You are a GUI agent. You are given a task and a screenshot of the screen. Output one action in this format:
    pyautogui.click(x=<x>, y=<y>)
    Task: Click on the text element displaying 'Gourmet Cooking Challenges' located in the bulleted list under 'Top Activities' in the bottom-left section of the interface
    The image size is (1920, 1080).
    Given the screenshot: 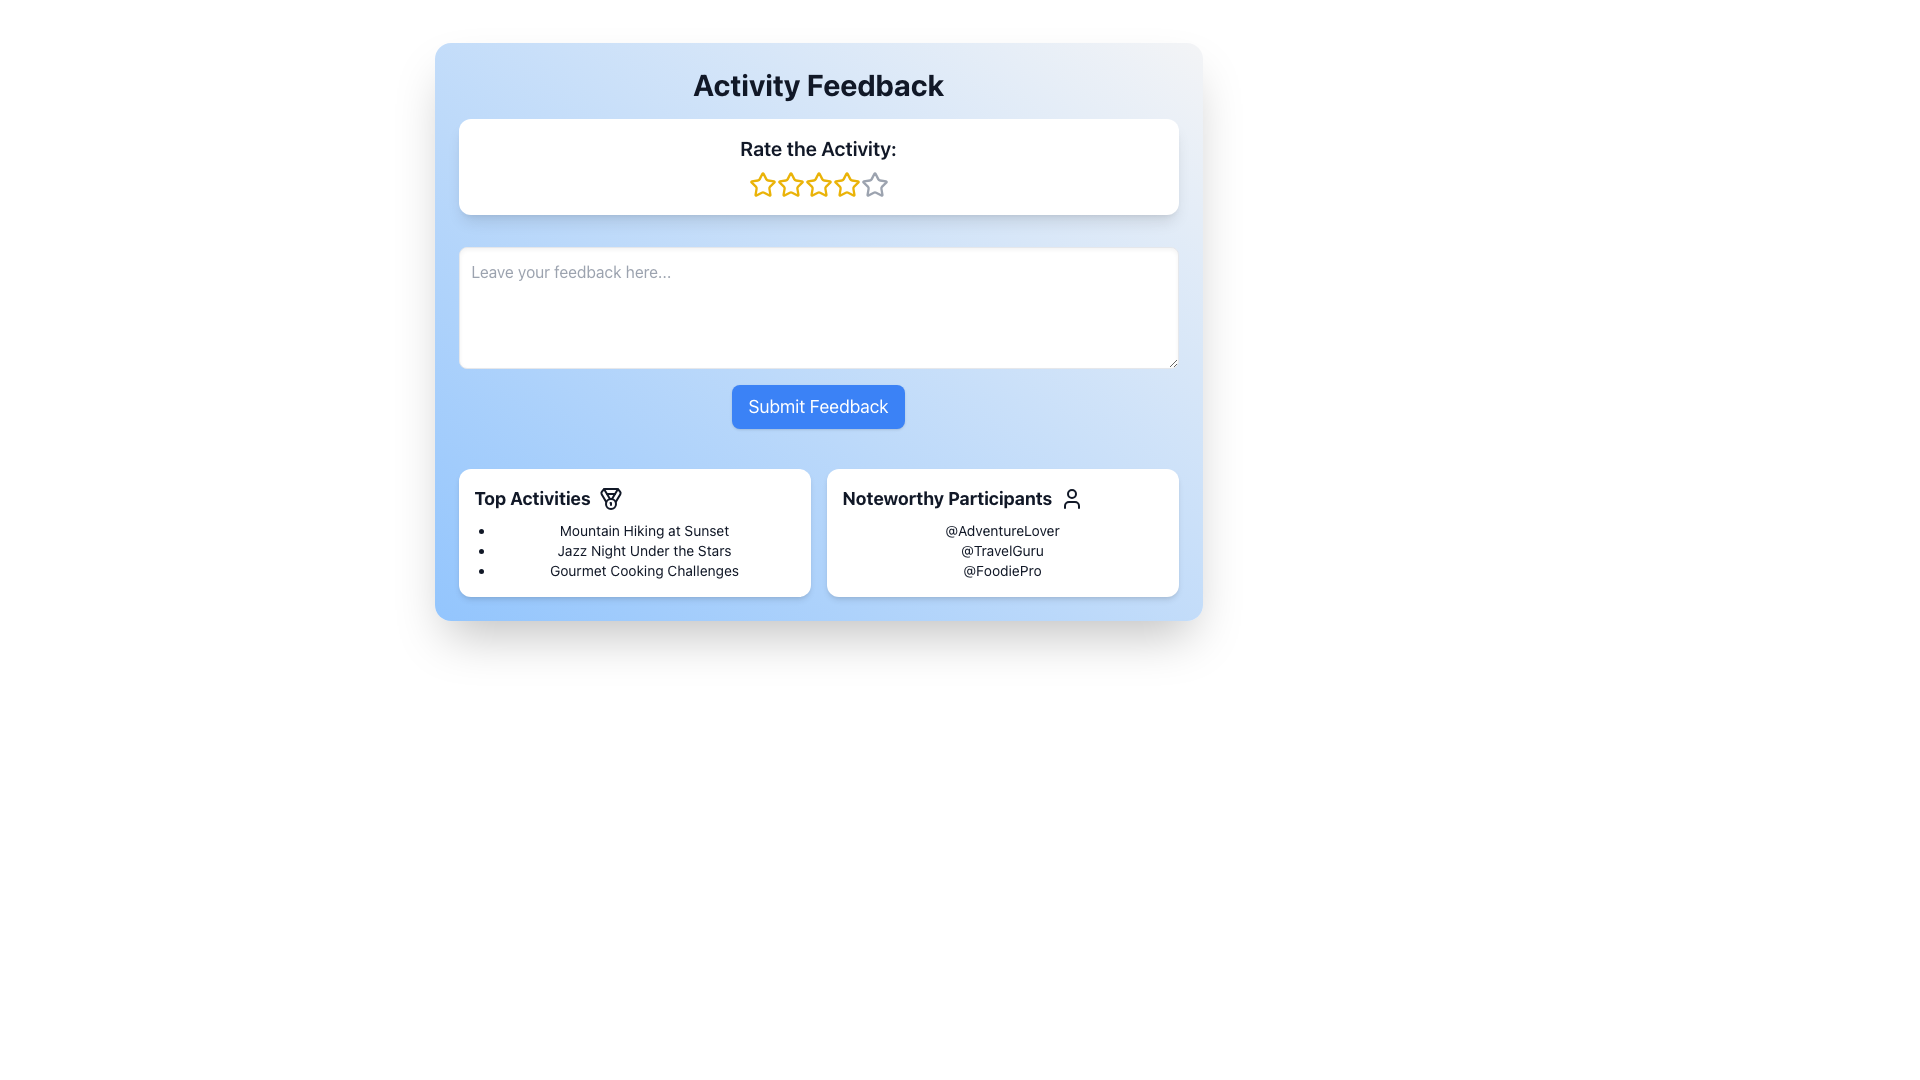 What is the action you would take?
    pyautogui.click(x=644, y=570)
    